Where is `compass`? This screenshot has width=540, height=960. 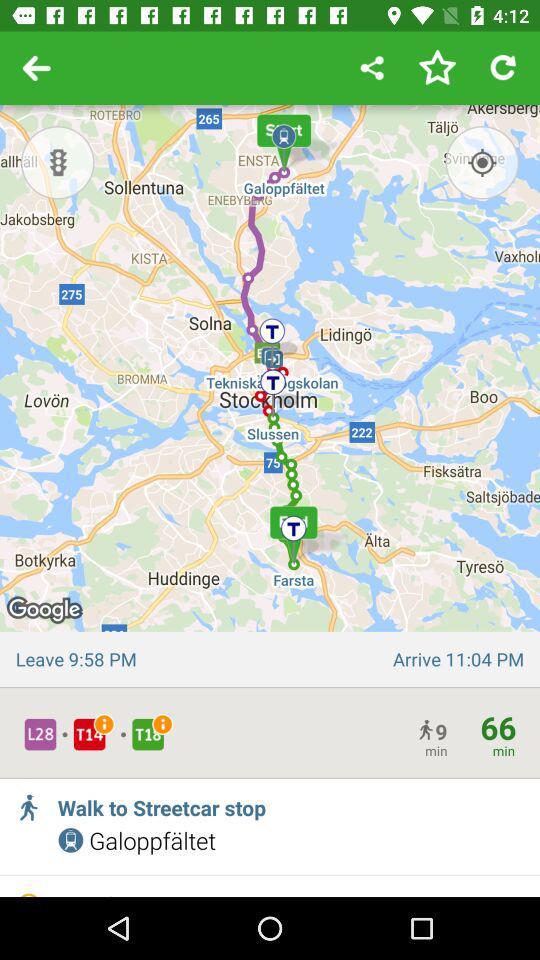
compass is located at coordinates (481, 161).